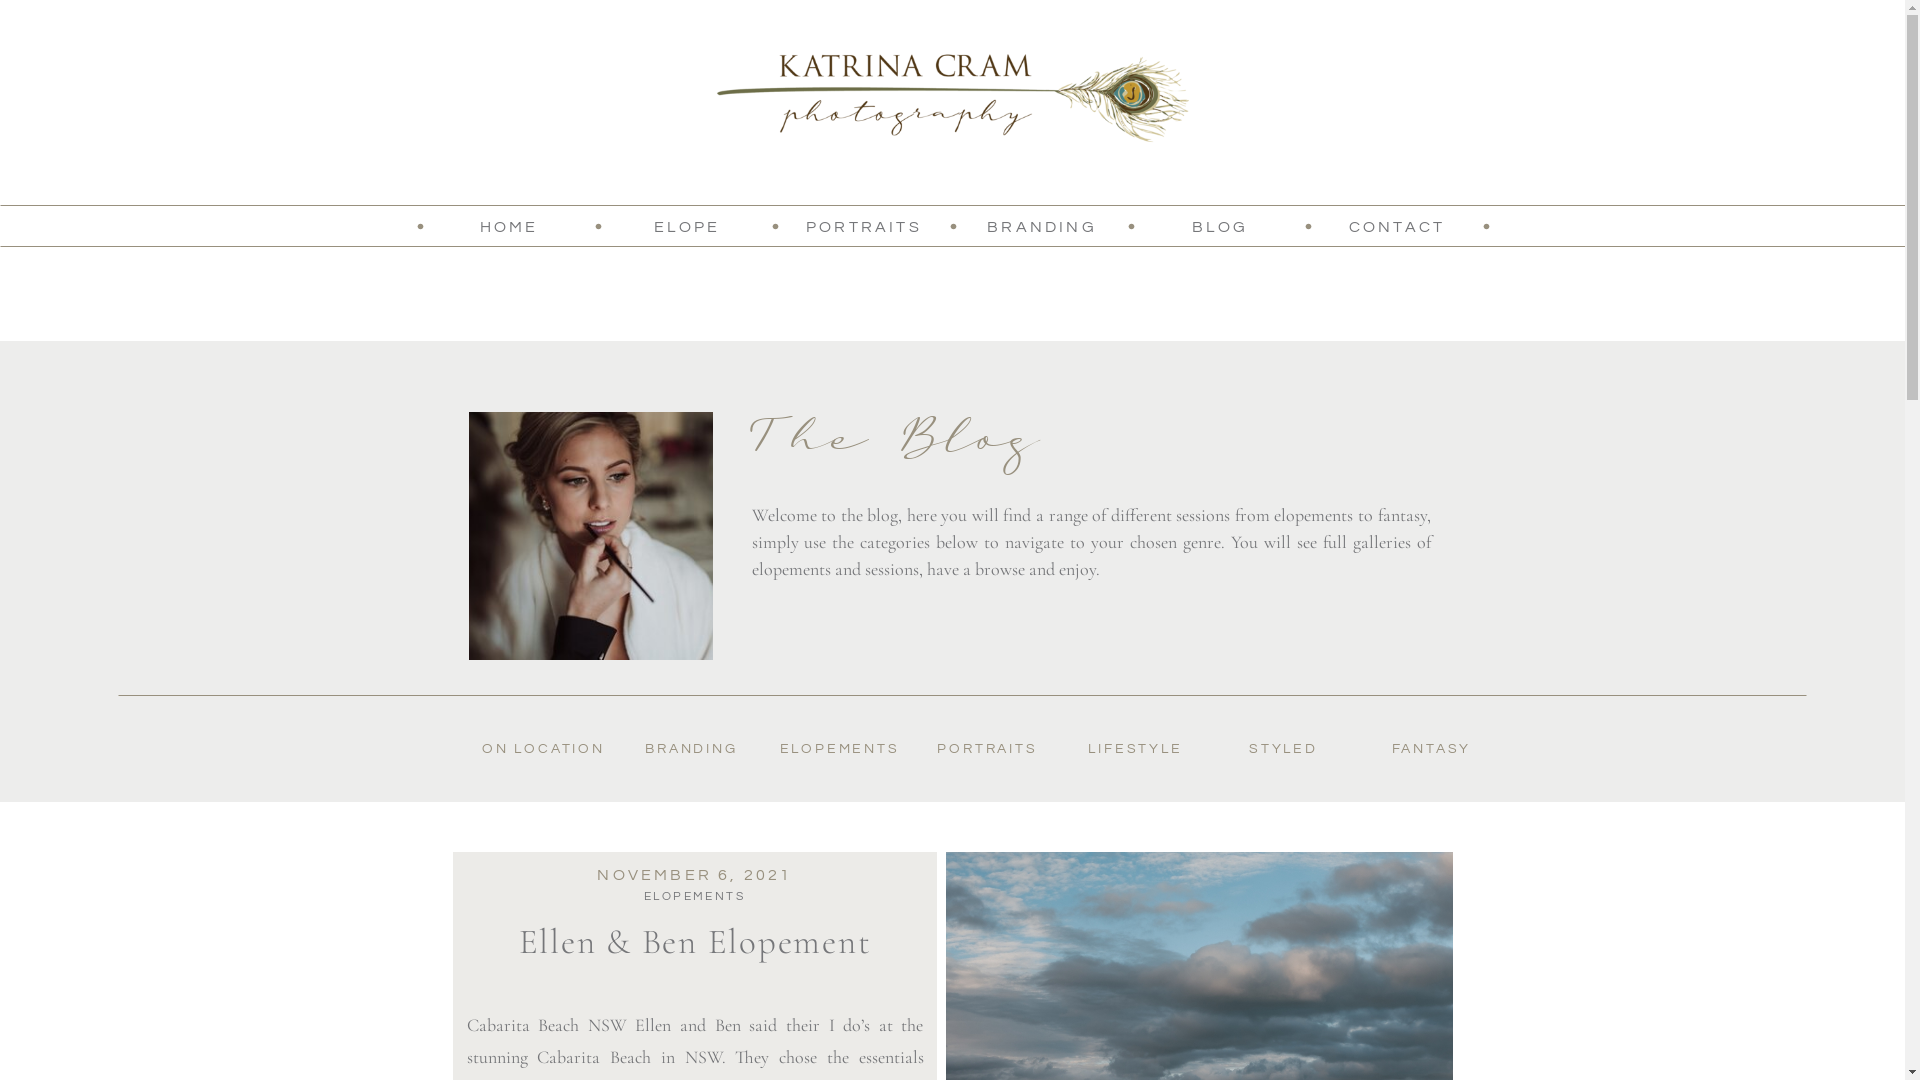 The image size is (1920, 1080). I want to click on 'Ellen & Ben Elopement', so click(695, 941).